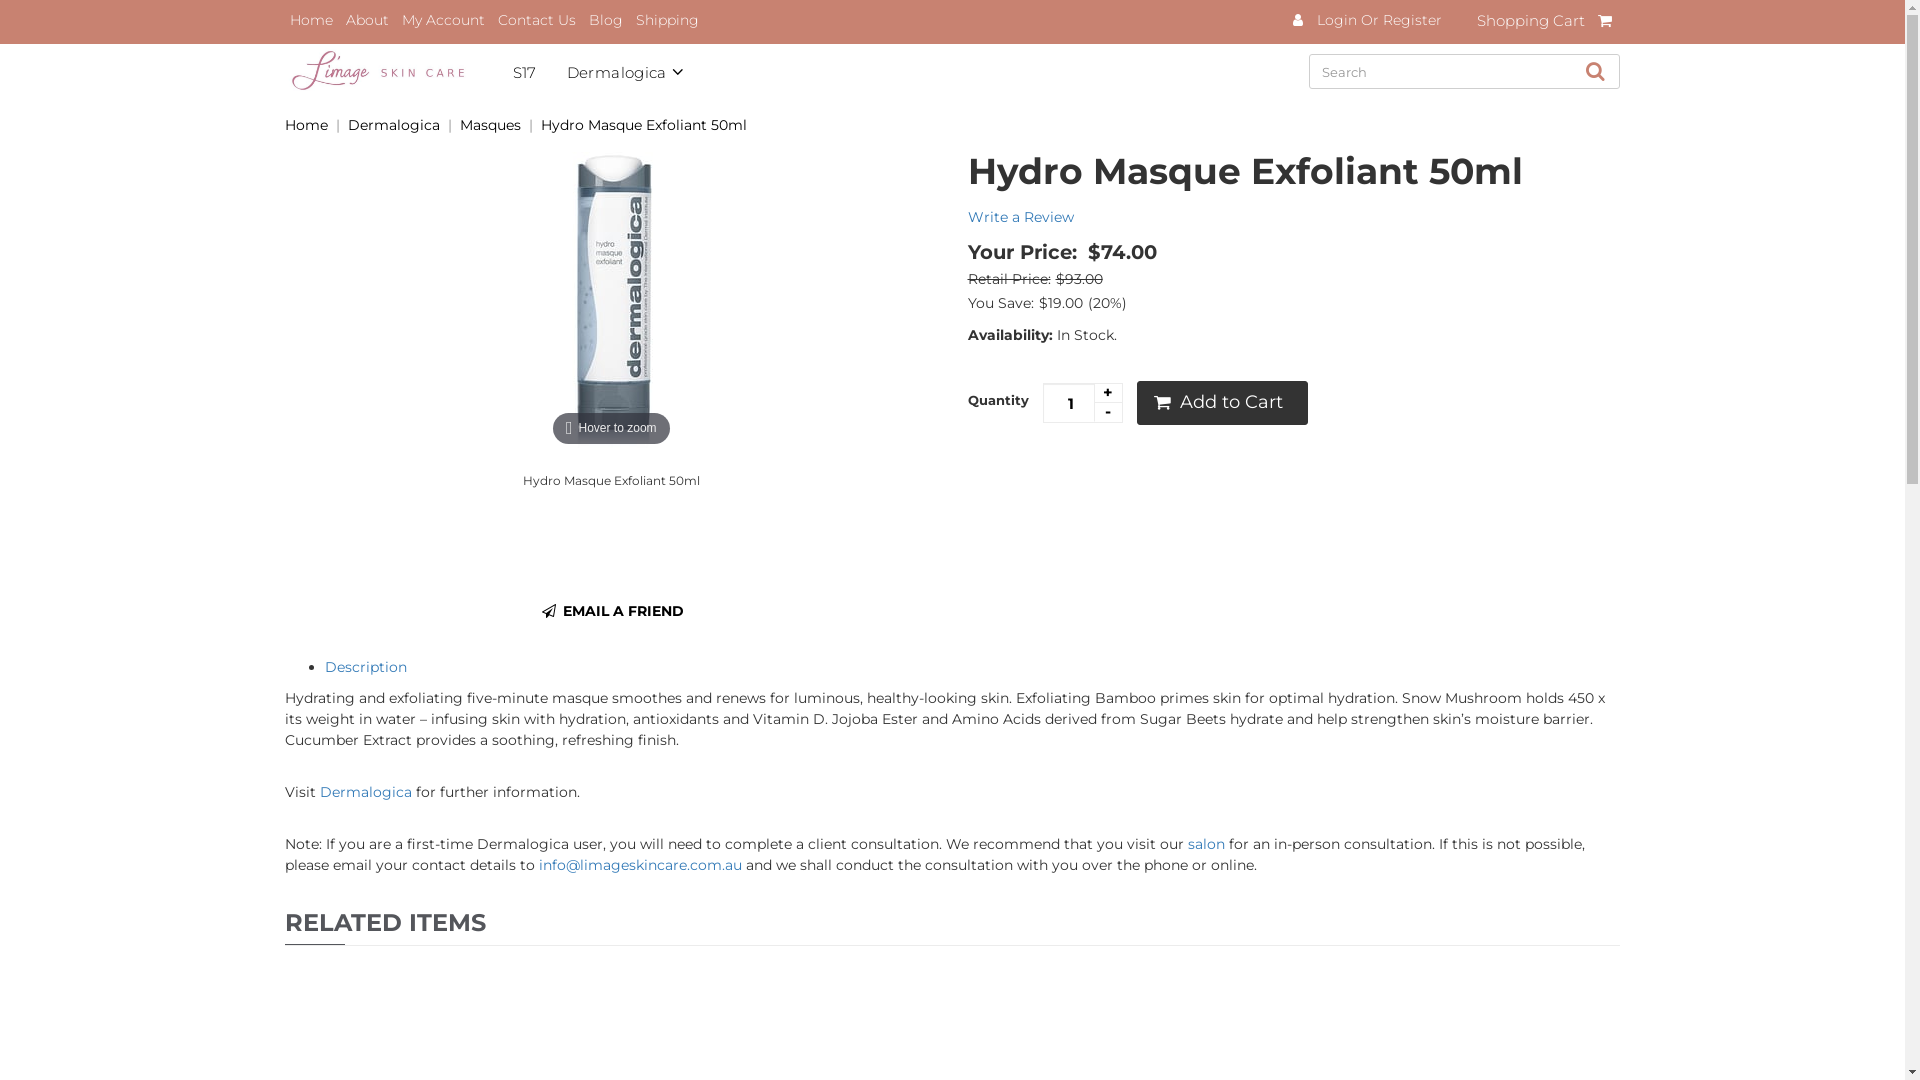 This screenshot has width=1920, height=1080. I want to click on 'Login Or Register', so click(1376, 19).